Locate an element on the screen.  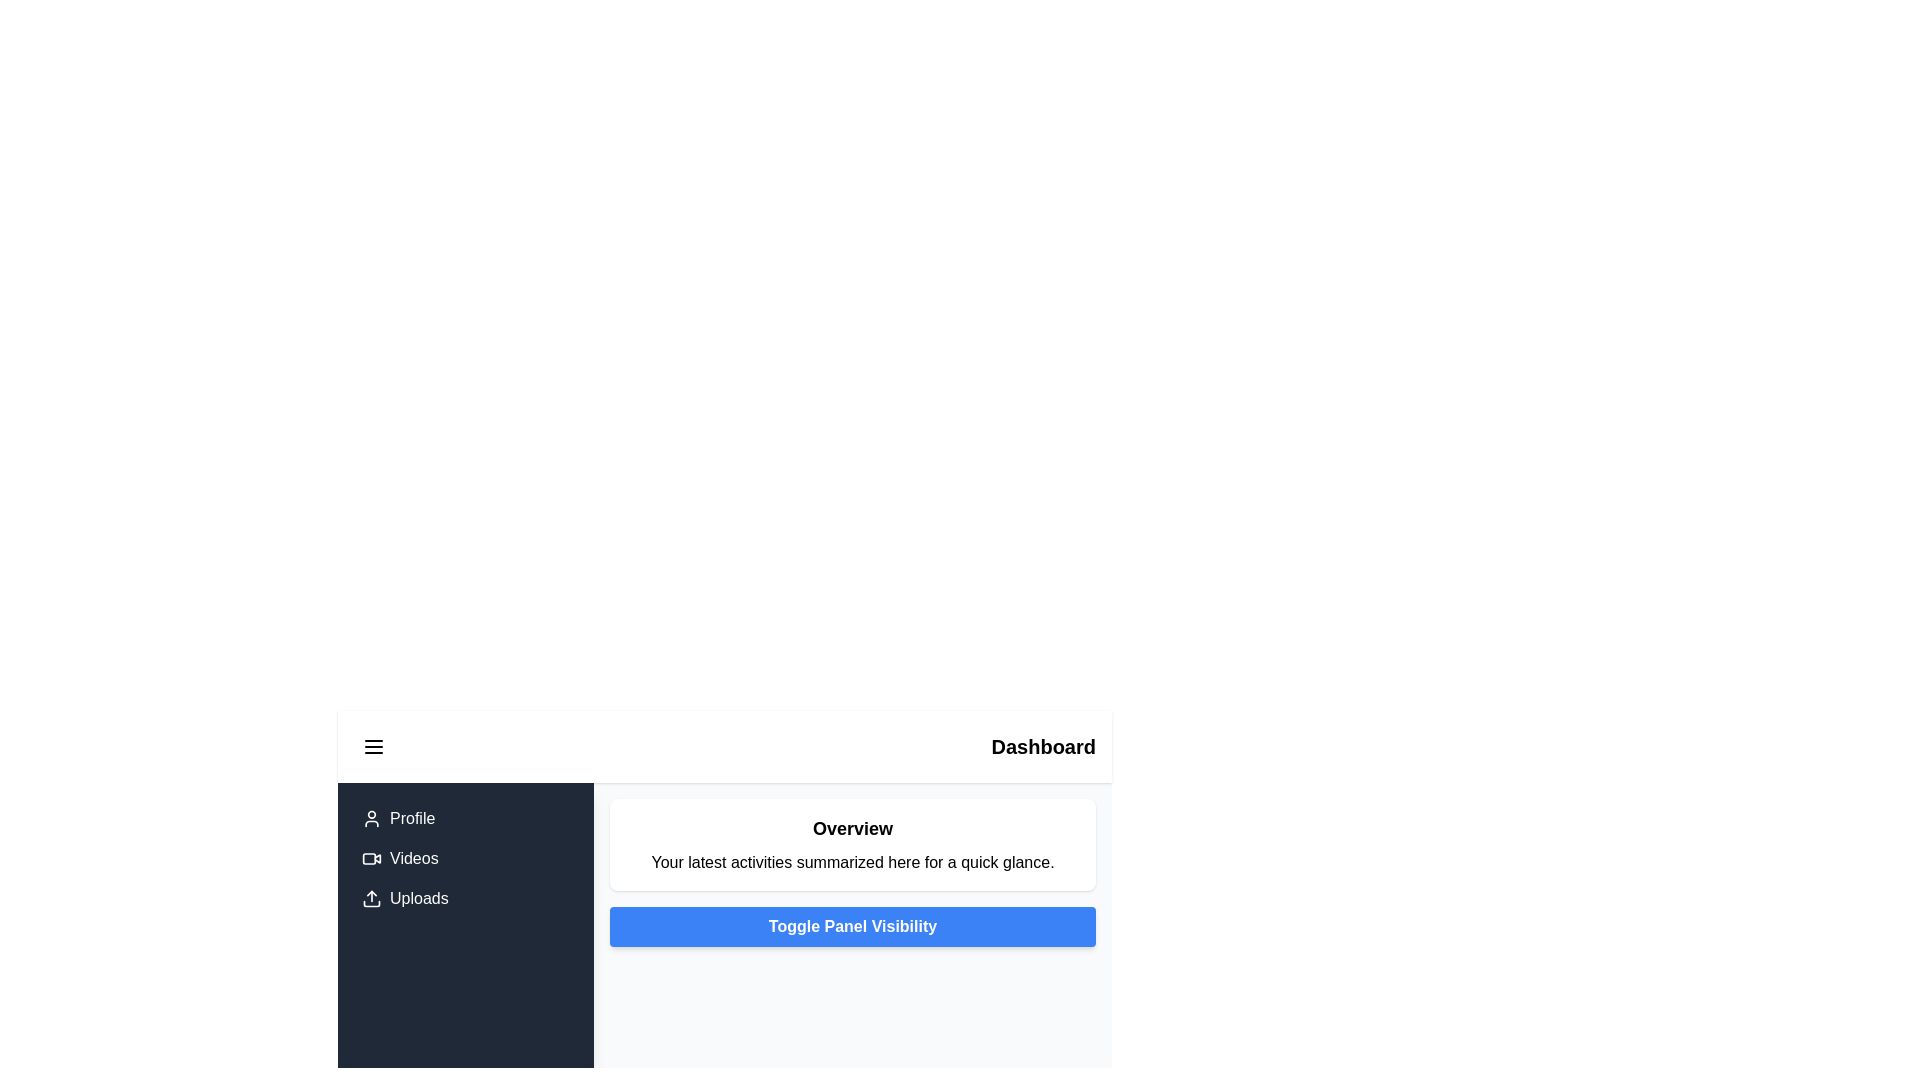
the user silhouette icon located in the left navigation menu, which is the first icon next to the 'Profile' text is located at coordinates (372, 818).